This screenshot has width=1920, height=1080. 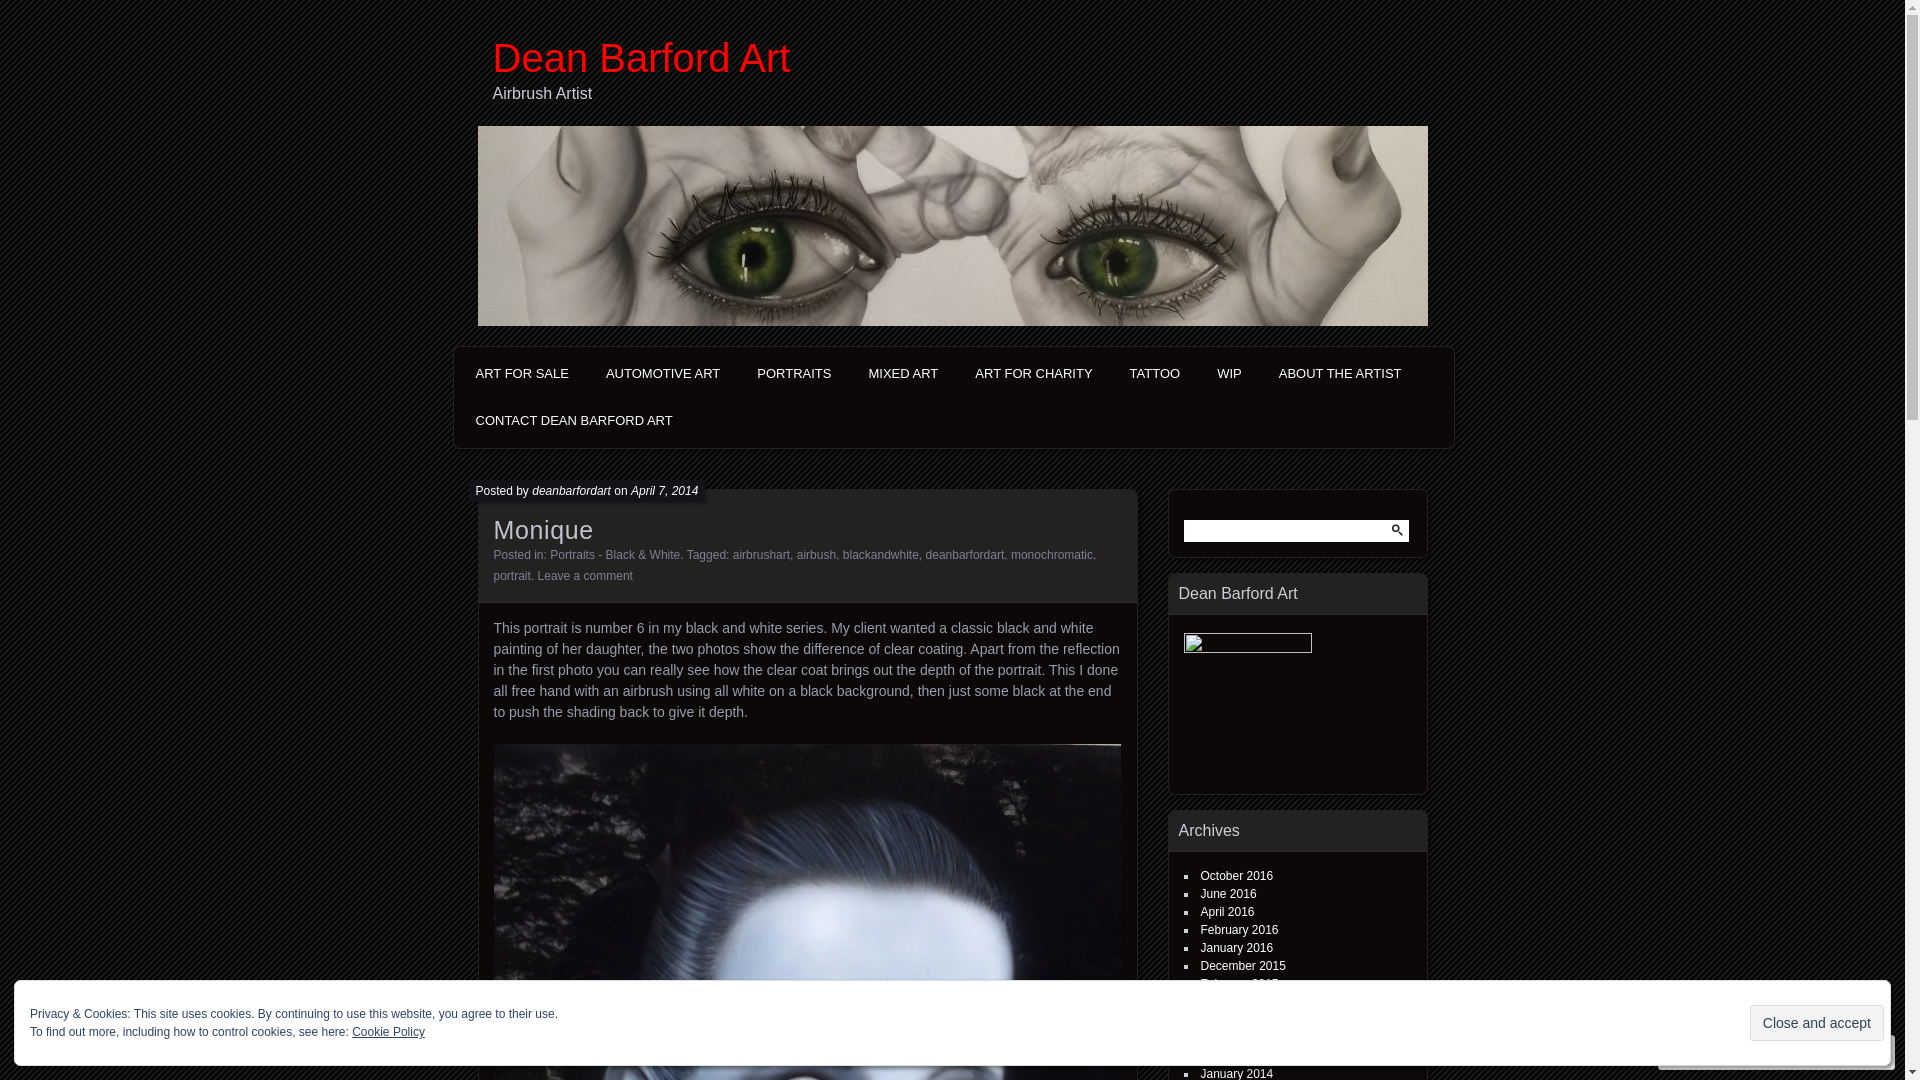 I want to click on 'TATTOO', so click(x=1155, y=374).